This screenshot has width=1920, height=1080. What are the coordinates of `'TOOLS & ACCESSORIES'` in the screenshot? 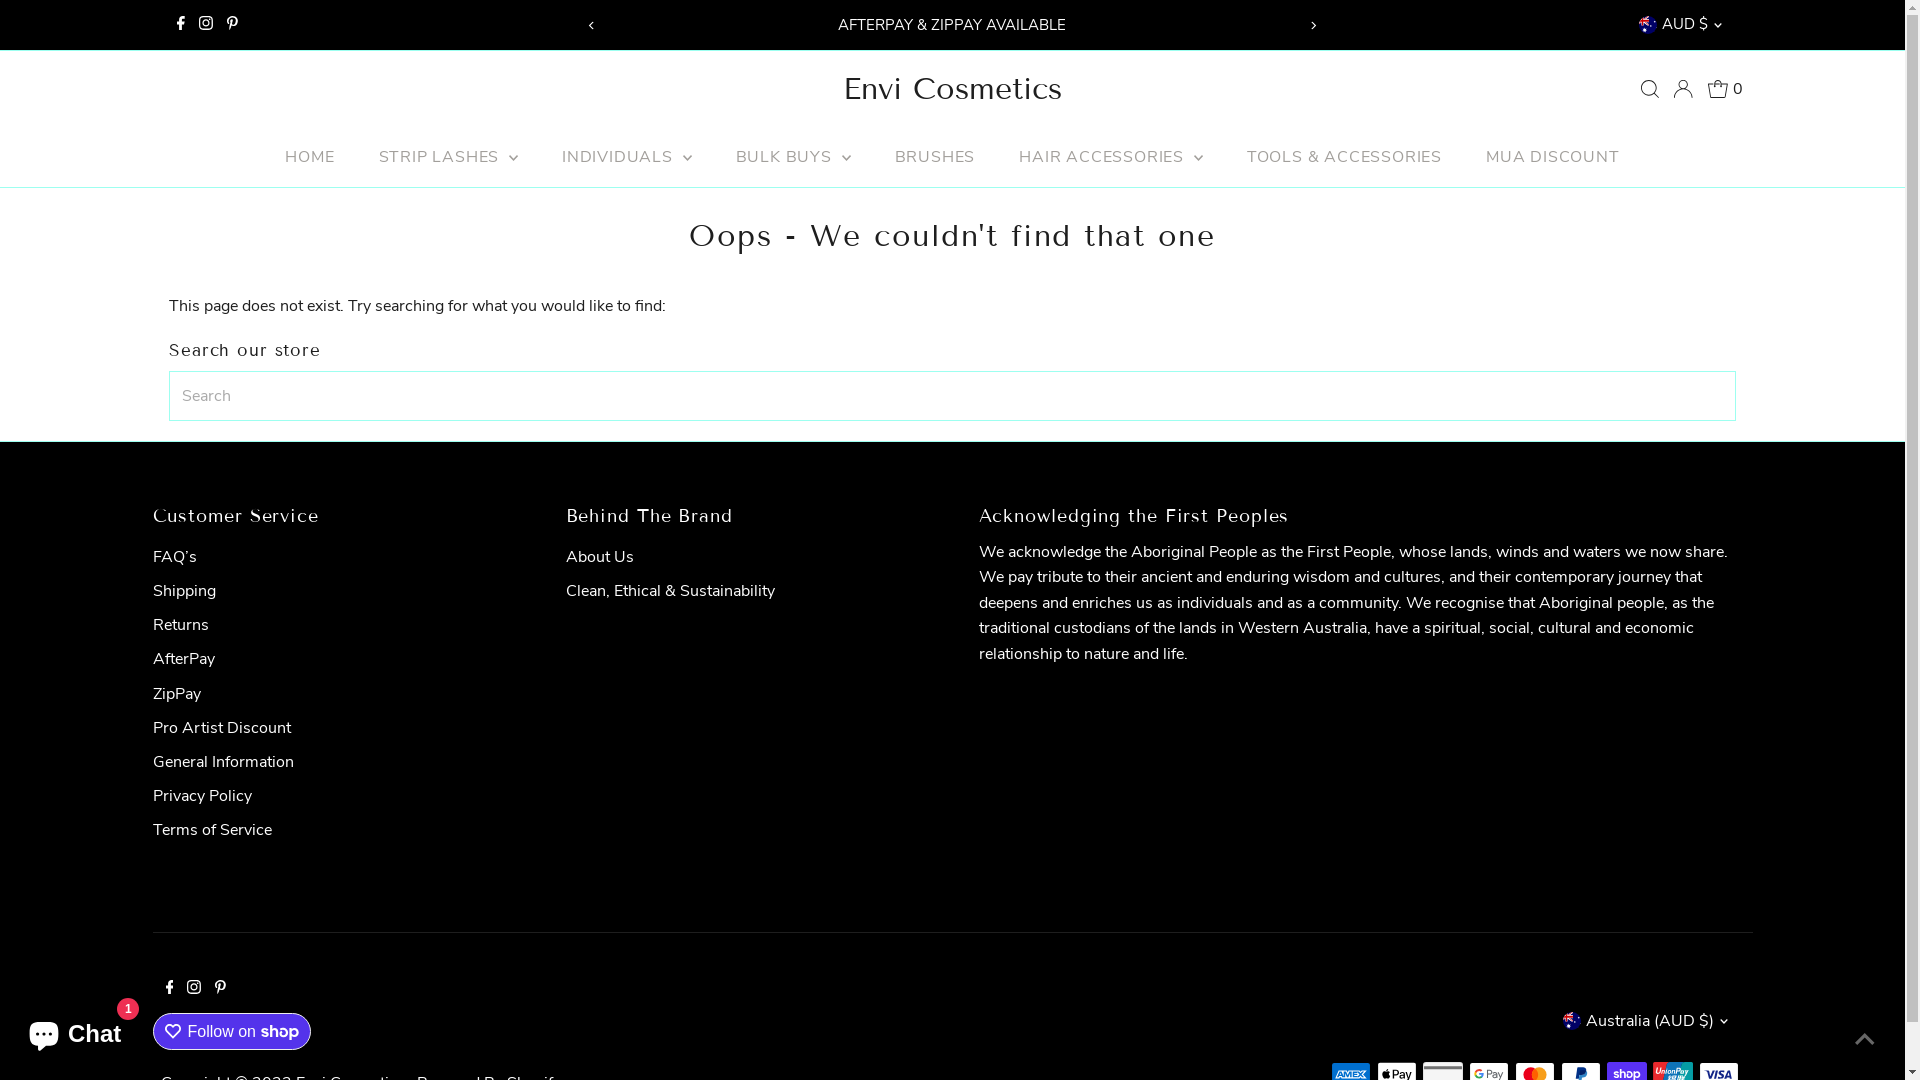 It's located at (1344, 156).